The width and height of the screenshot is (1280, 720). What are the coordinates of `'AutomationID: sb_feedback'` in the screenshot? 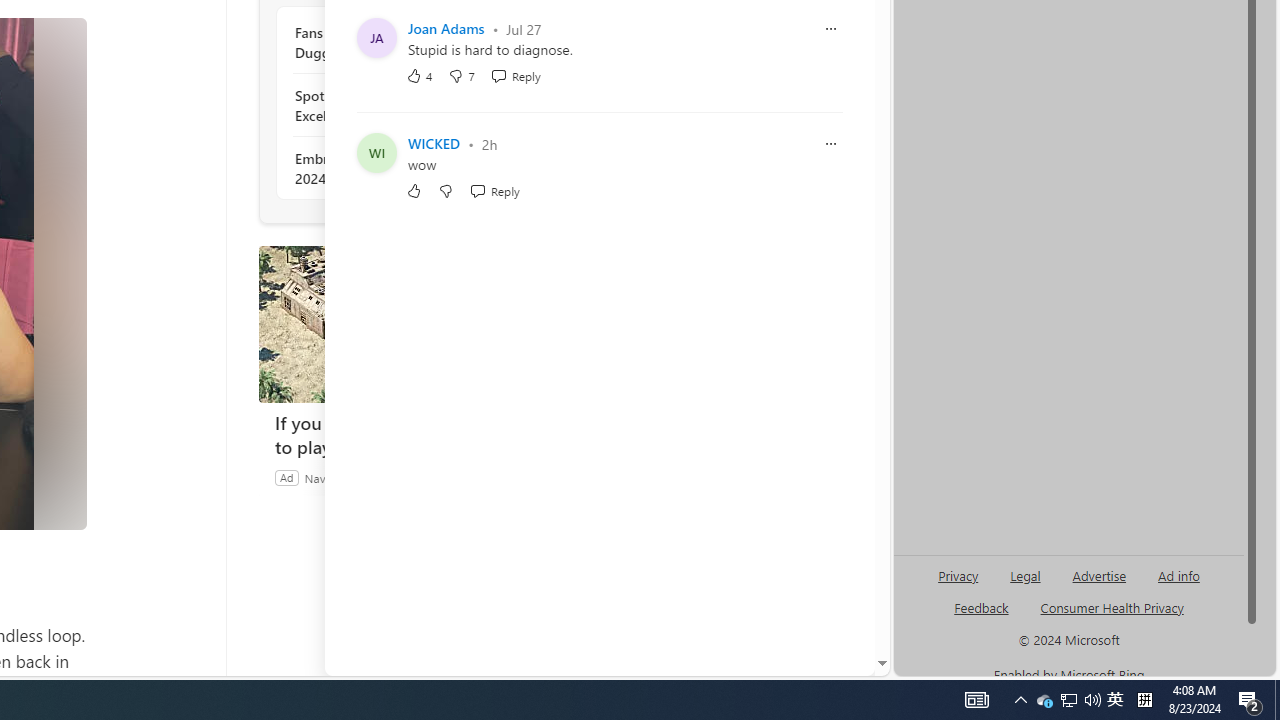 It's located at (981, 606).